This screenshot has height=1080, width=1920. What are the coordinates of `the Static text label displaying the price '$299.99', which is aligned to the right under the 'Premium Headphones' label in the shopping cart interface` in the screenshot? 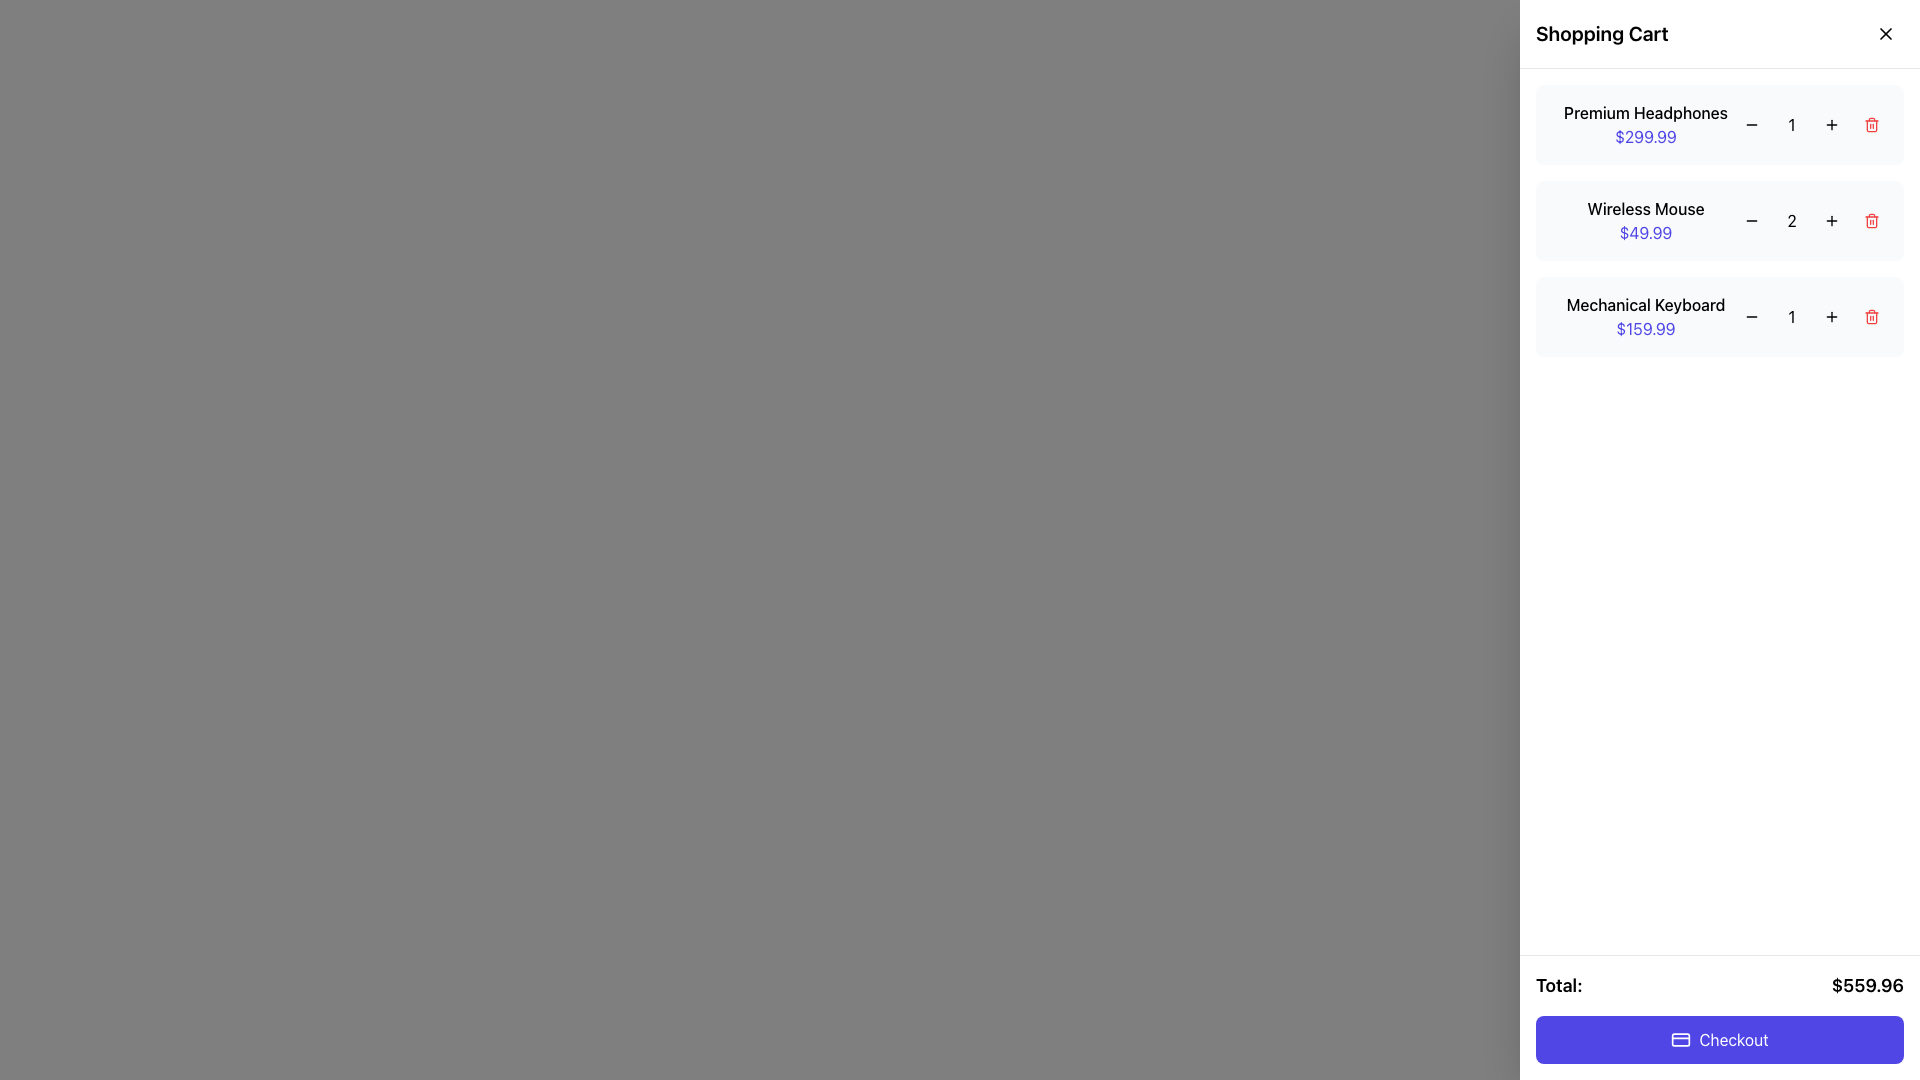 It's located at (1646, 136).